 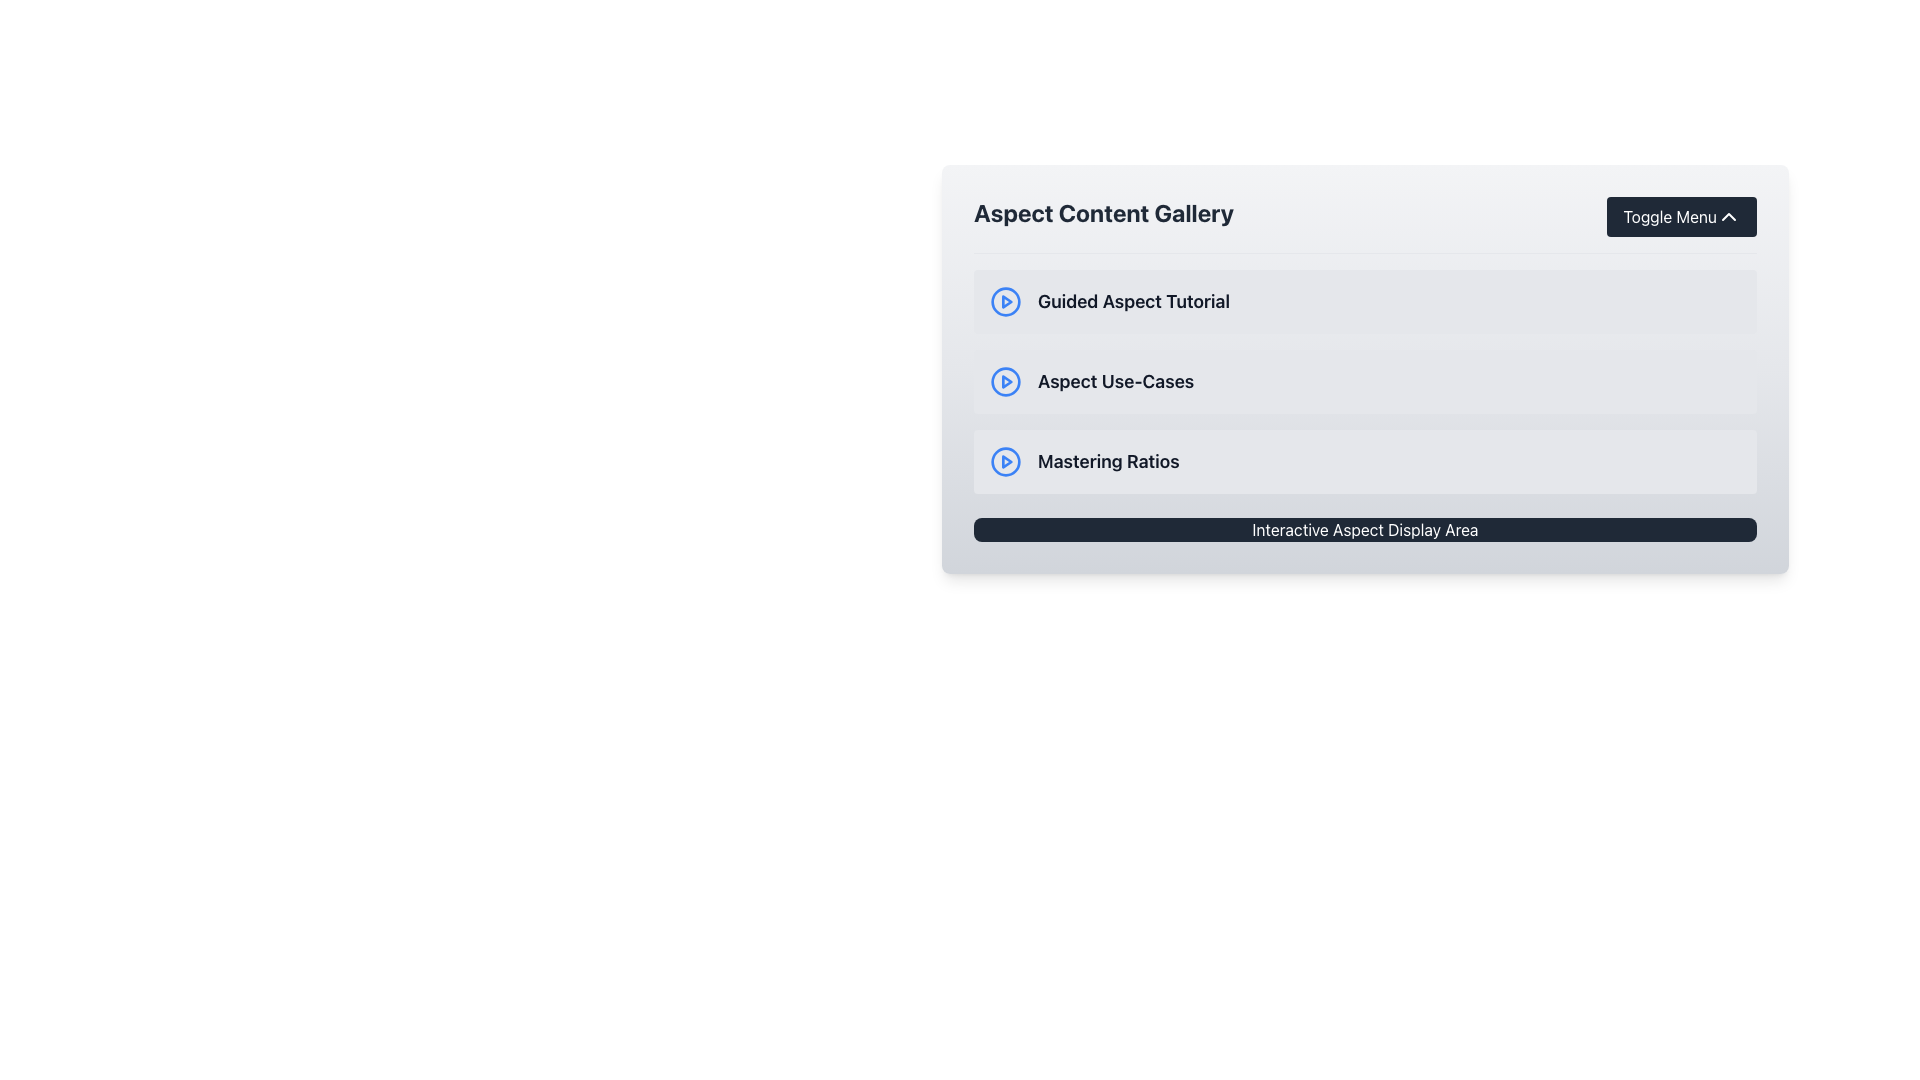 What do you see at coordinates (1006, 301) in the screenshot?
I see `the play icon located in the leftmost section of the 'Guided Aspect Tutorial' row` at bounding box center [1006, 301].